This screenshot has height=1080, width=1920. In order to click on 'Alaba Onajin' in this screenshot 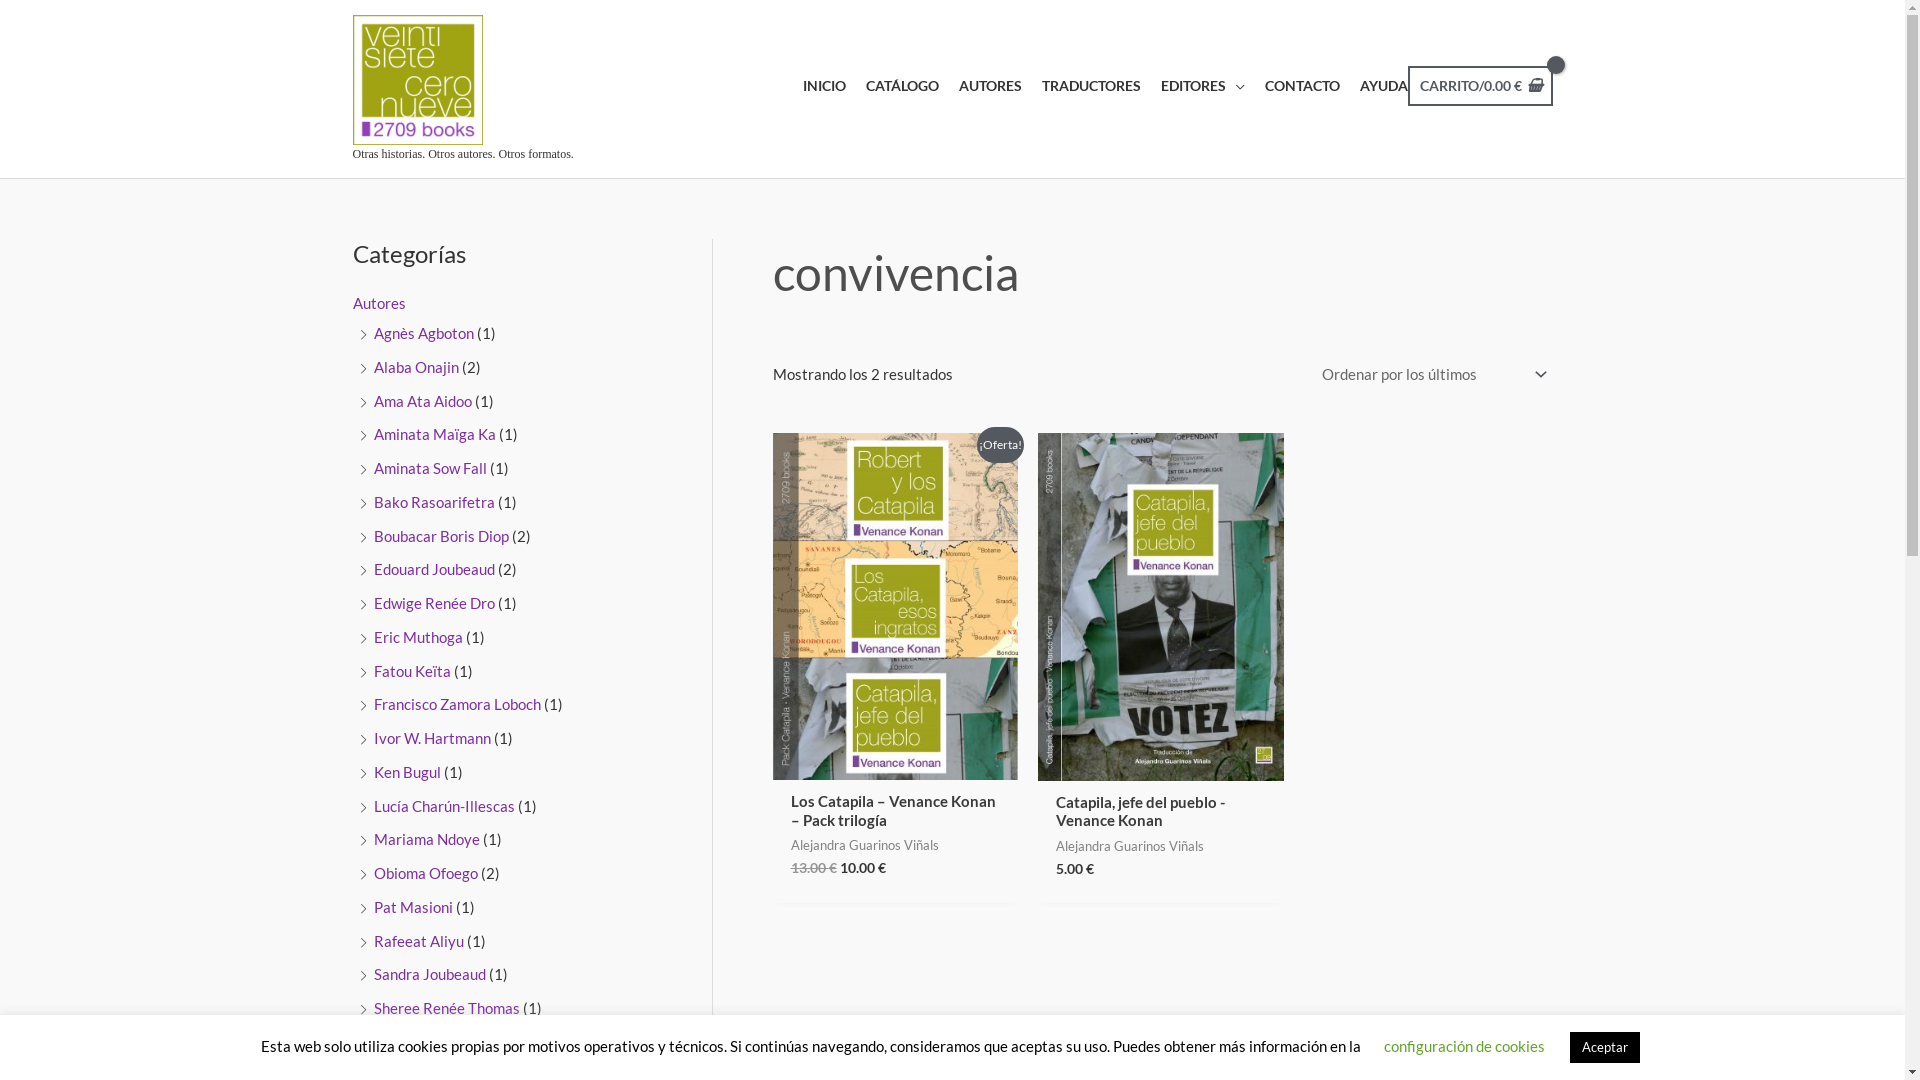, I will do `click(374, 366)`.